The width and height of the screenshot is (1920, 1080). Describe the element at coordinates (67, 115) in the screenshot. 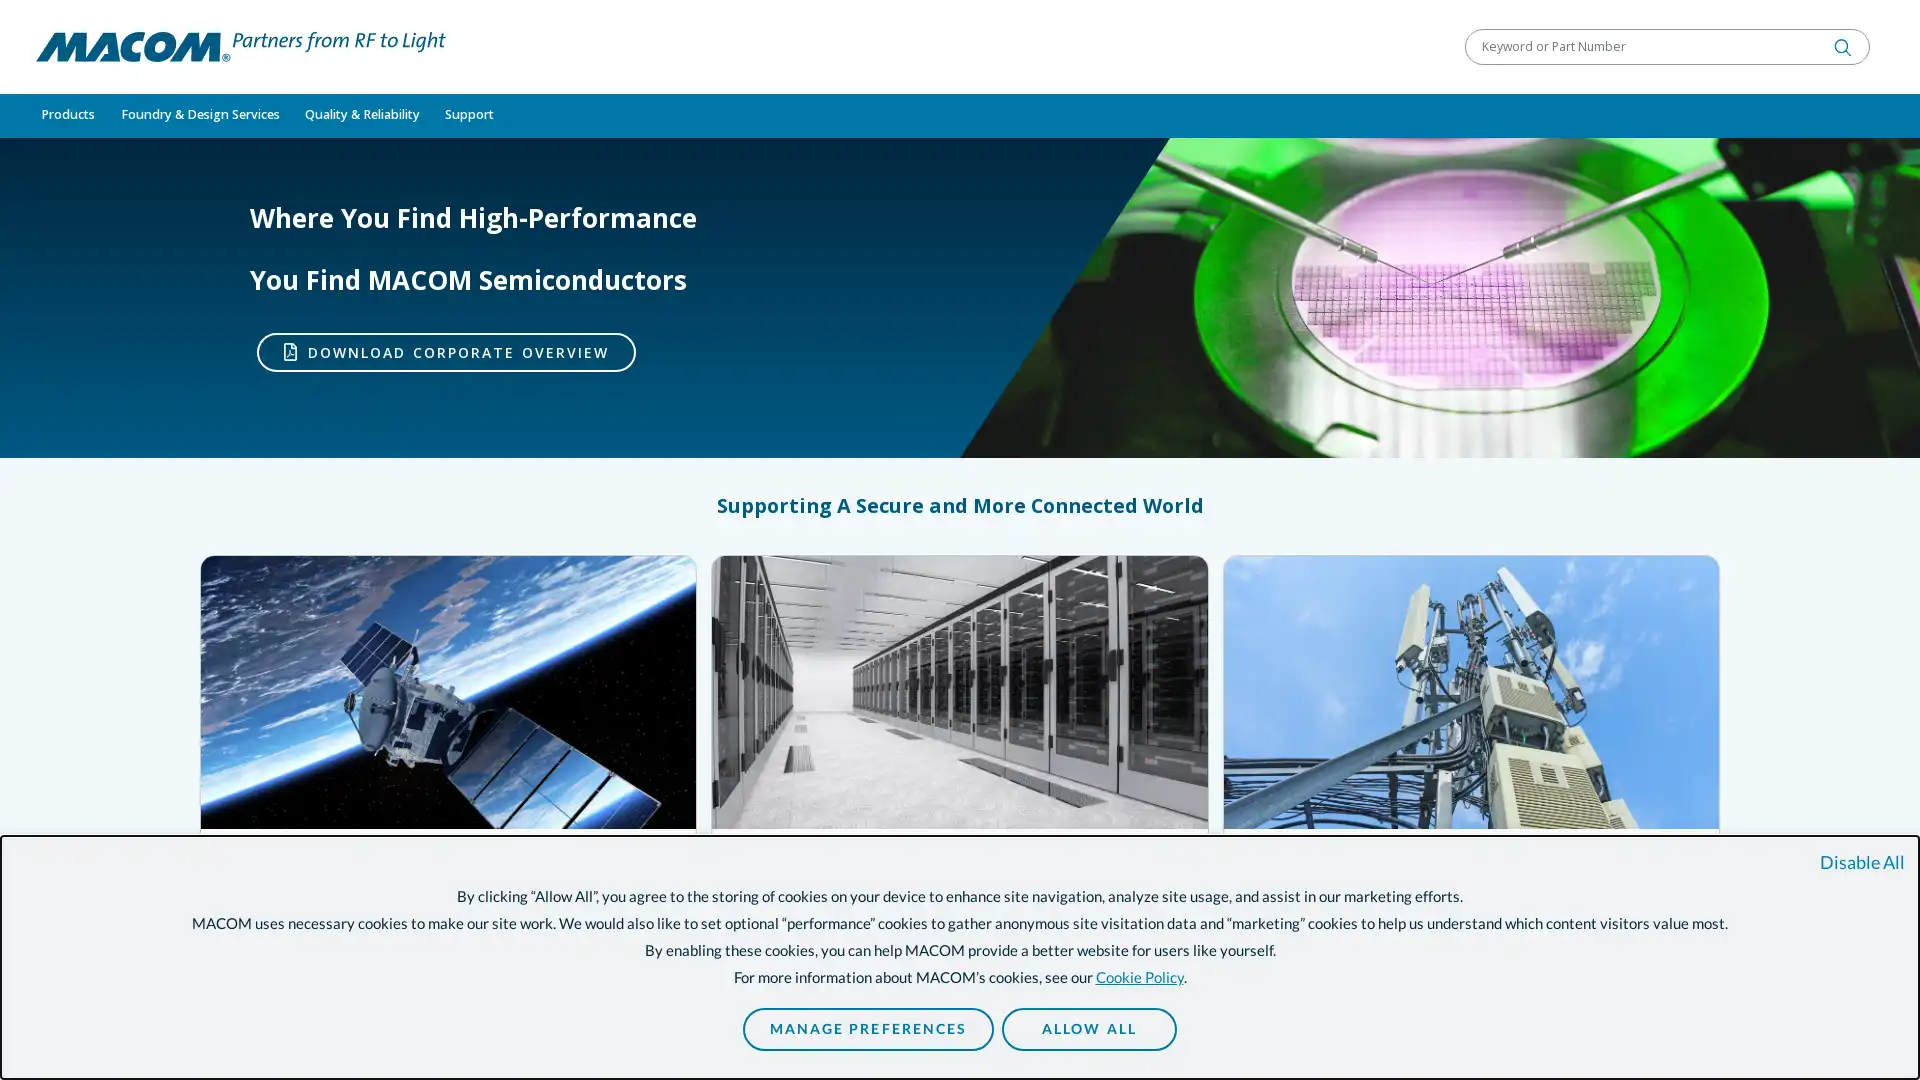

I see `Products` at that location.